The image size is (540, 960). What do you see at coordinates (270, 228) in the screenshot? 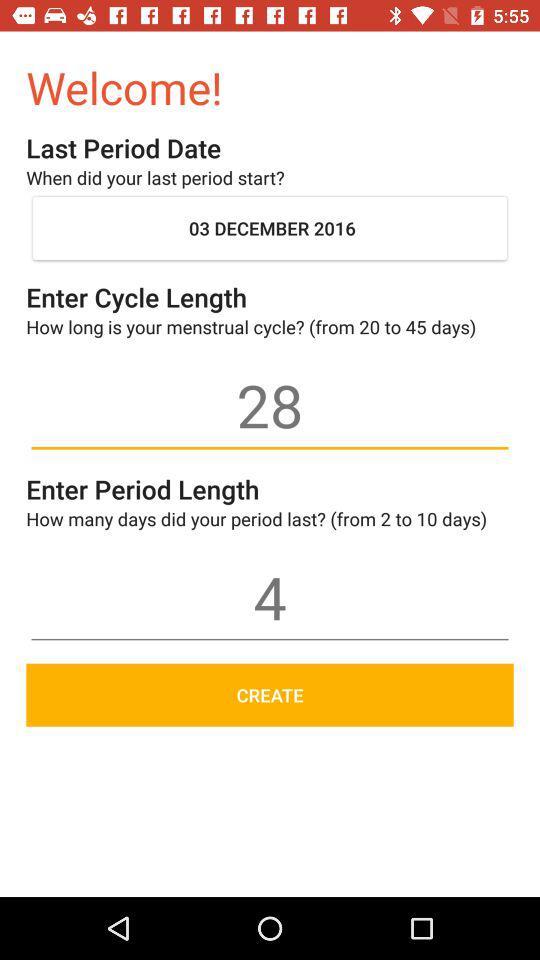
I see `the icon above enter cycle length icon` at bounding box center [270, 228].